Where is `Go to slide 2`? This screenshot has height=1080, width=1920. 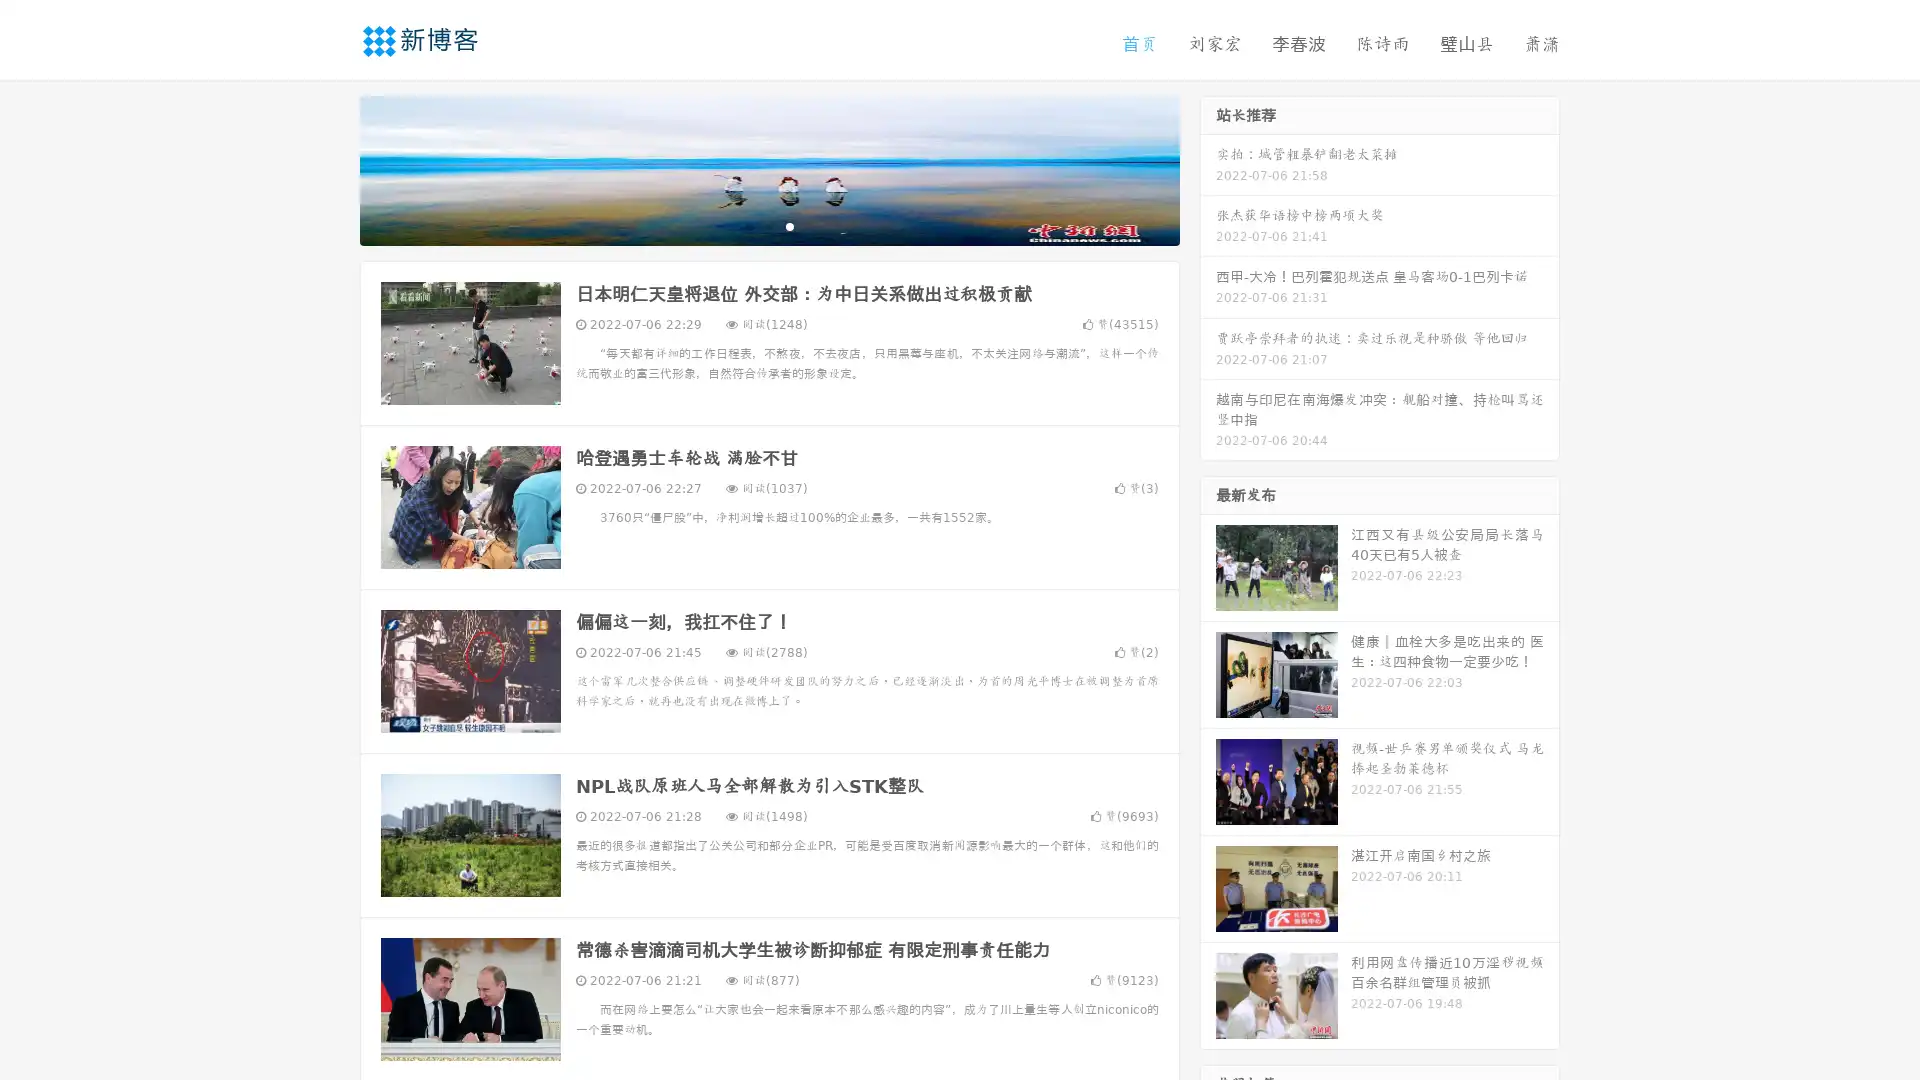
Go to slide 2 is located at coordinates (768, 225).